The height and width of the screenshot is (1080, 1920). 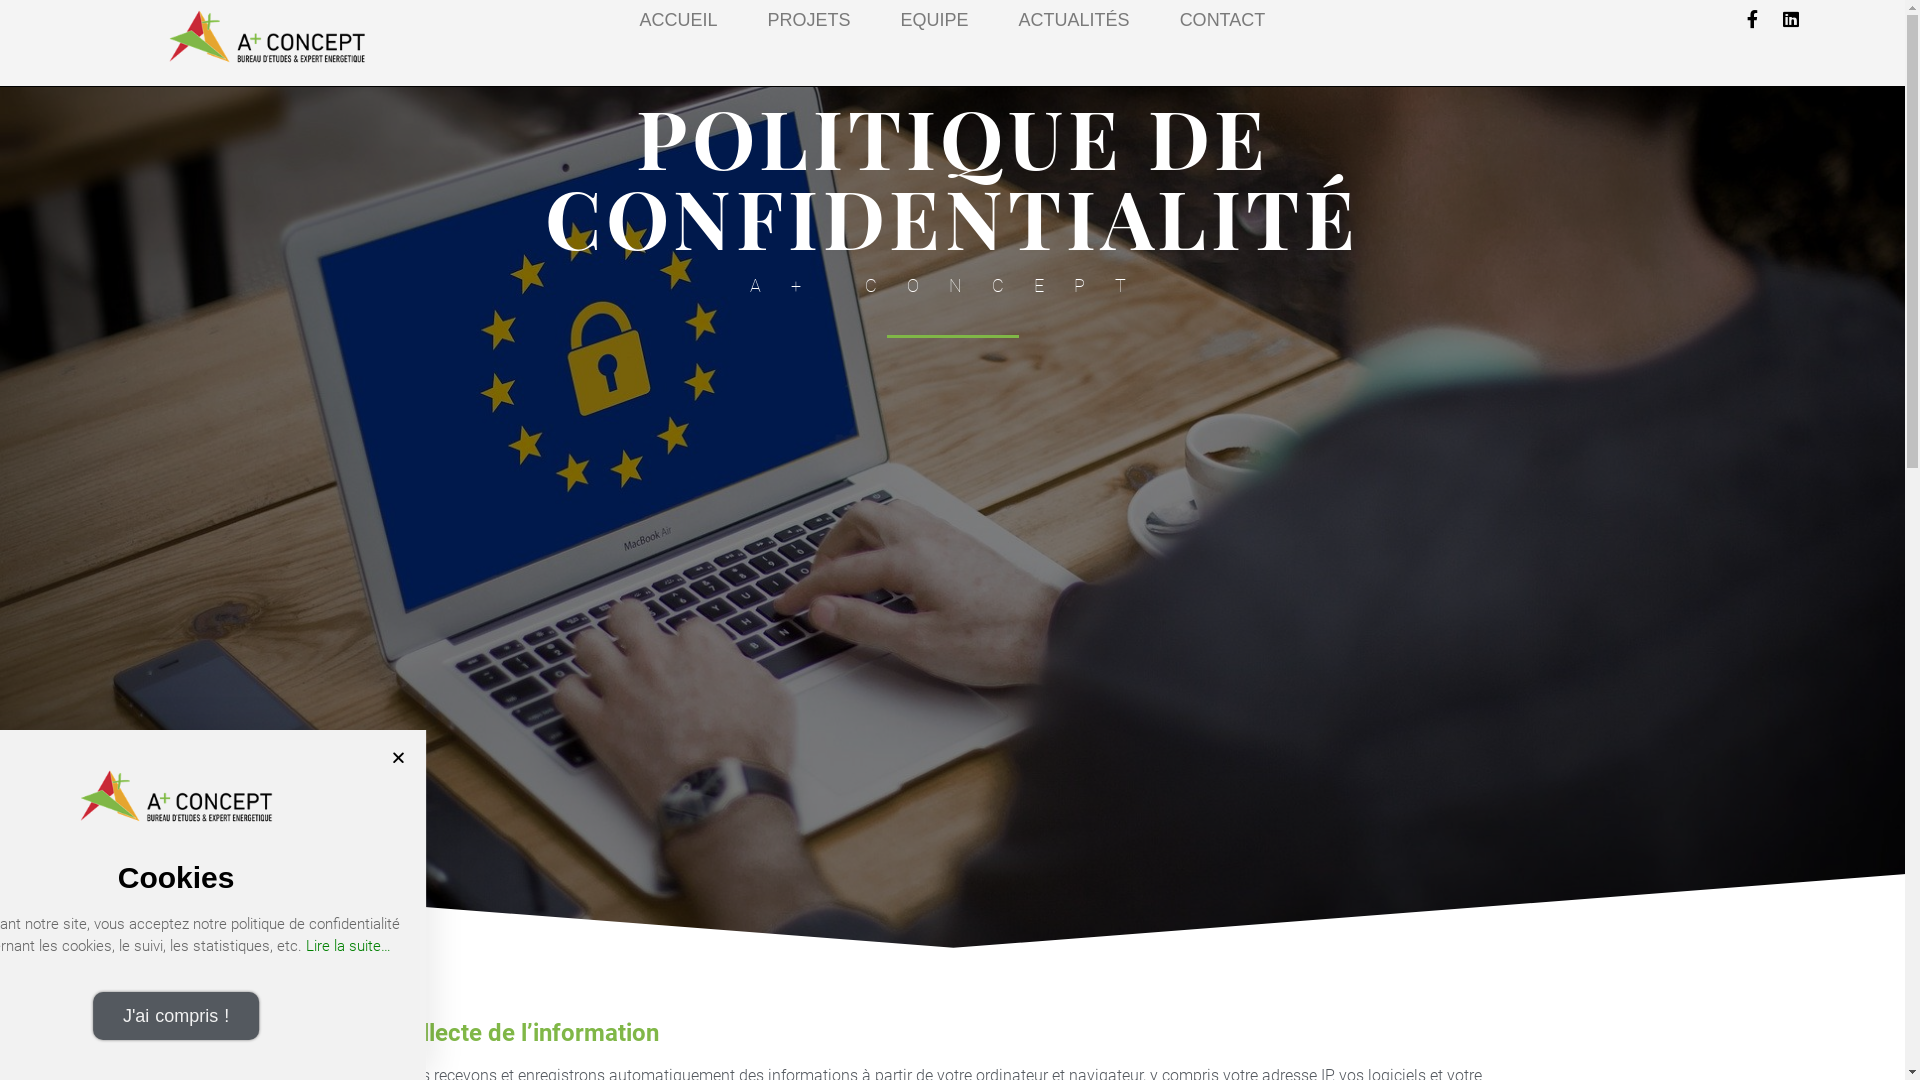 What do you see at coordinates (1180, 19) in the screenshot?
I see `'CONTACT'` at bounding box center [1180, 19].